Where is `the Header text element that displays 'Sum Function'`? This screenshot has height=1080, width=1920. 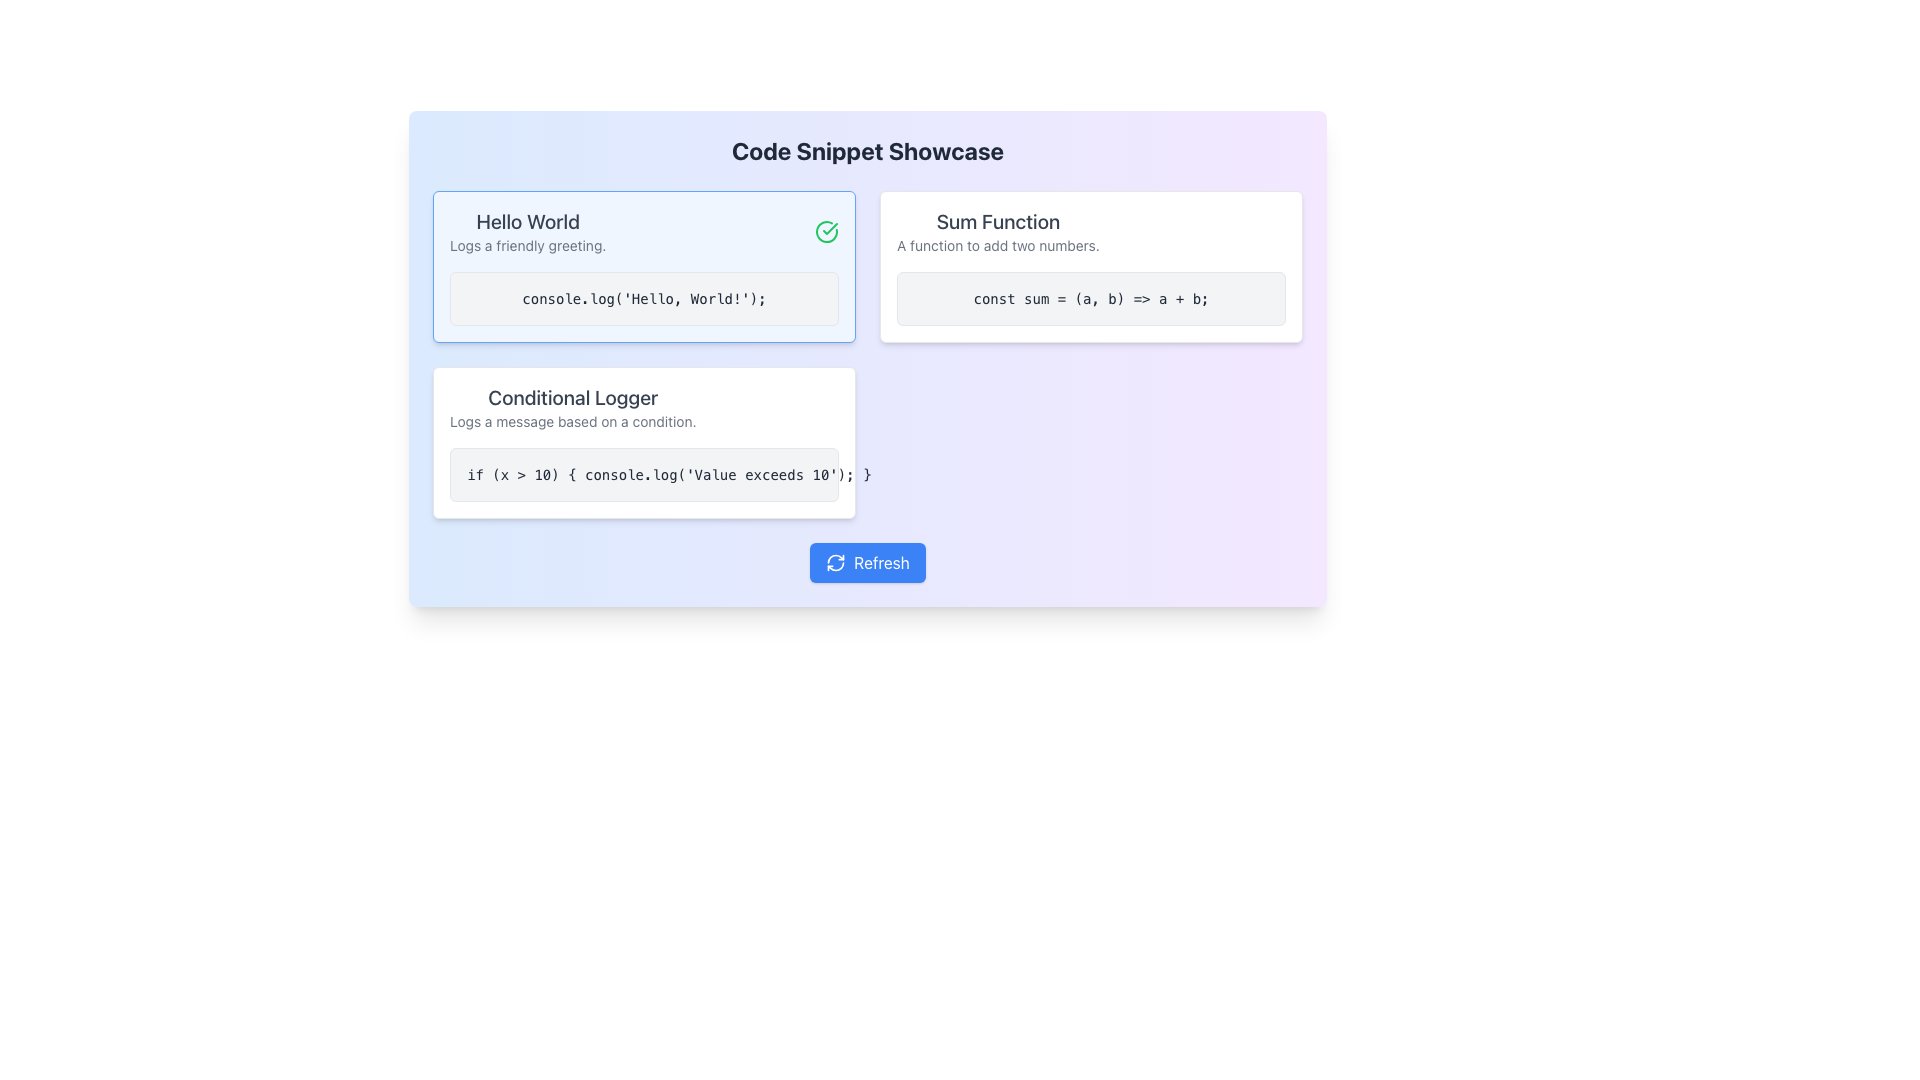
the Header text element that displays 'Sum Function' is located at coordinates (998, 222).